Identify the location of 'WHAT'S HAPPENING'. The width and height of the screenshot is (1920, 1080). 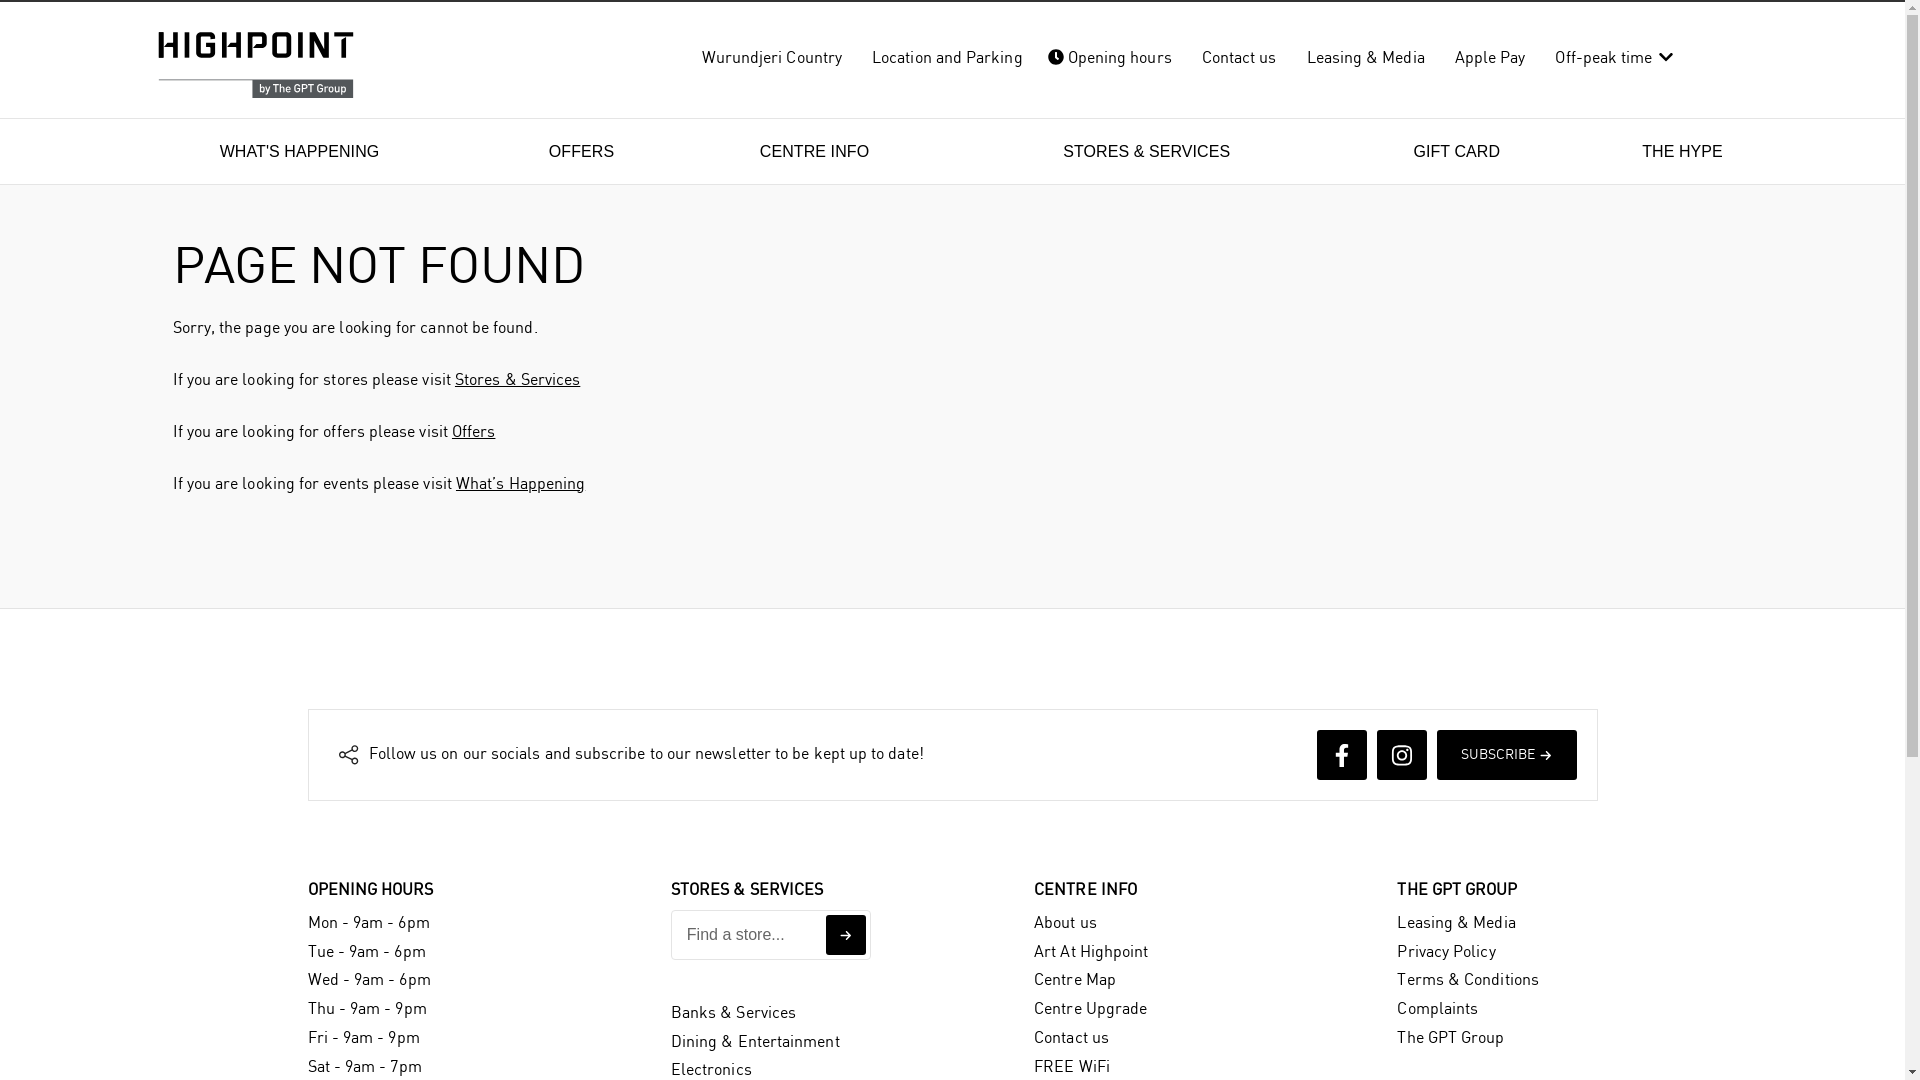
(298, 149).